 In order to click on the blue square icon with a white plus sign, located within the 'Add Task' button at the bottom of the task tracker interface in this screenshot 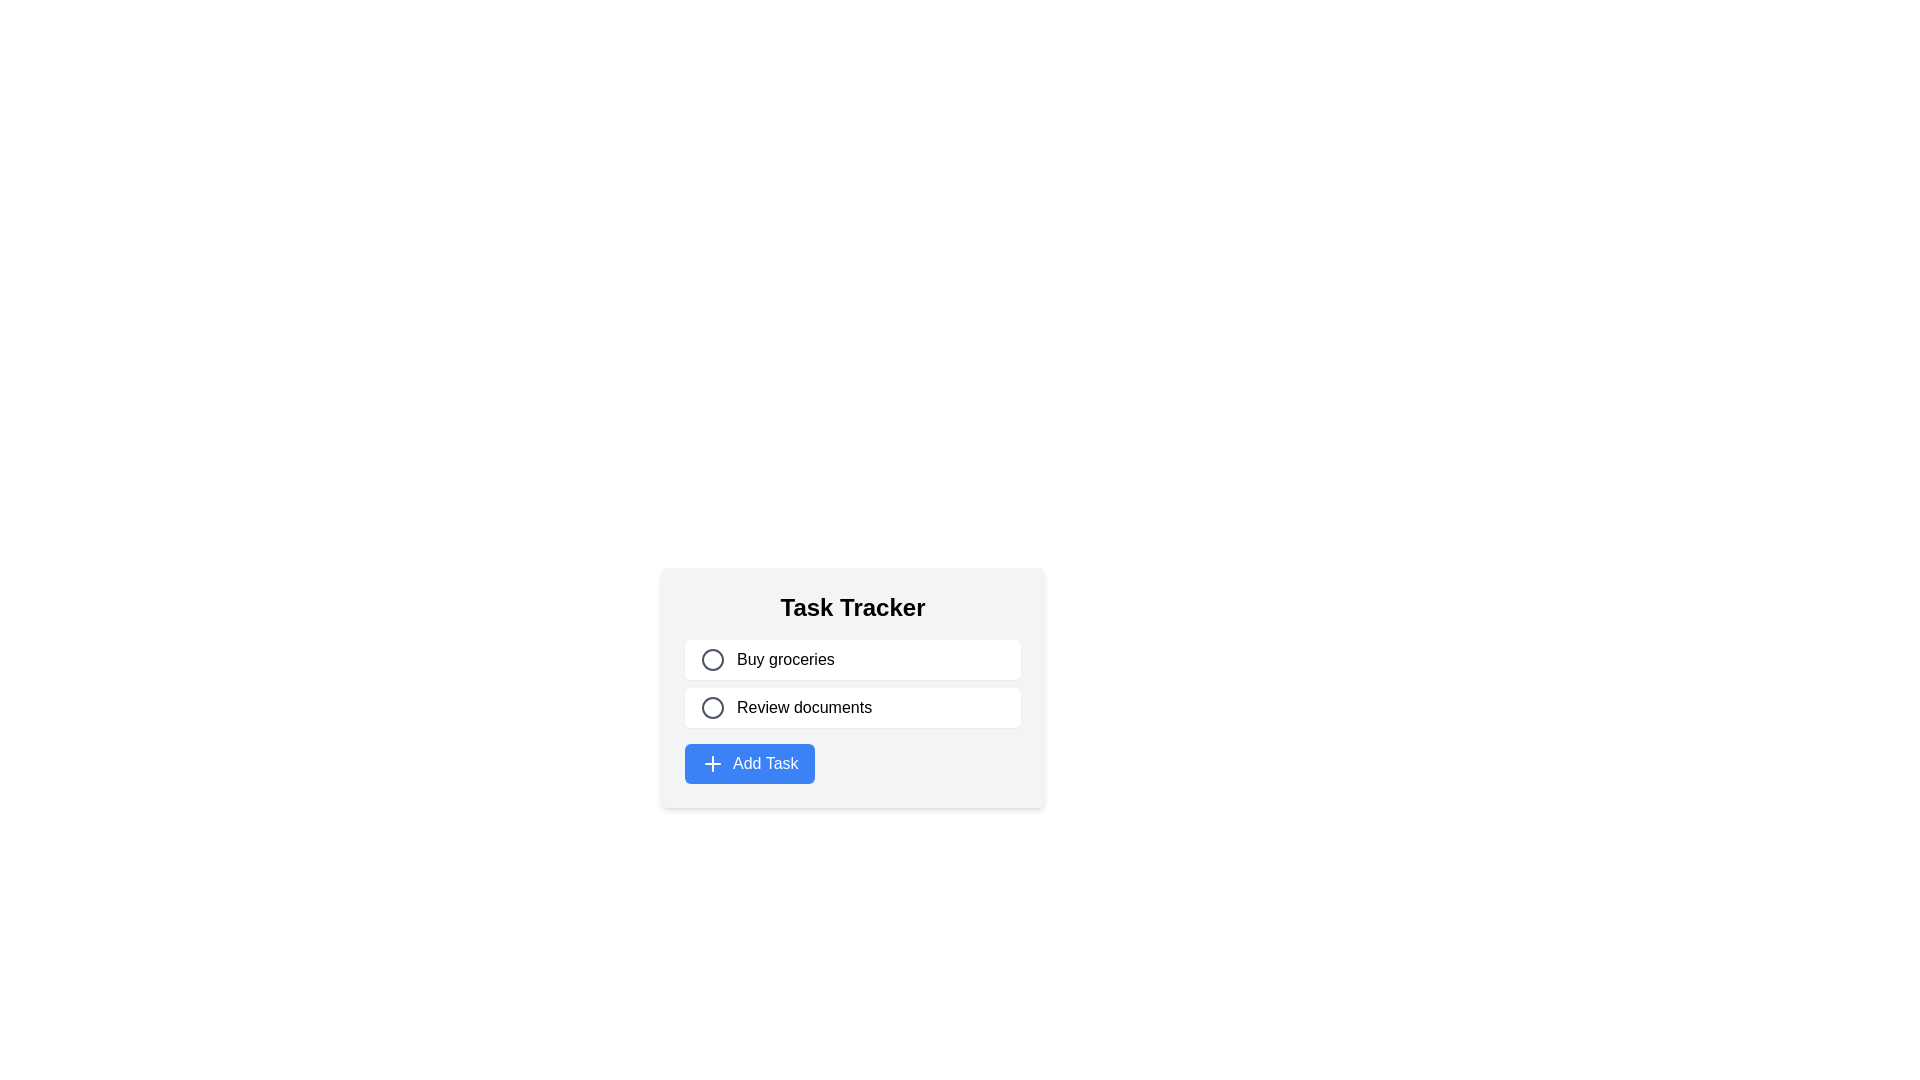, I will do `click(713, 763)`.